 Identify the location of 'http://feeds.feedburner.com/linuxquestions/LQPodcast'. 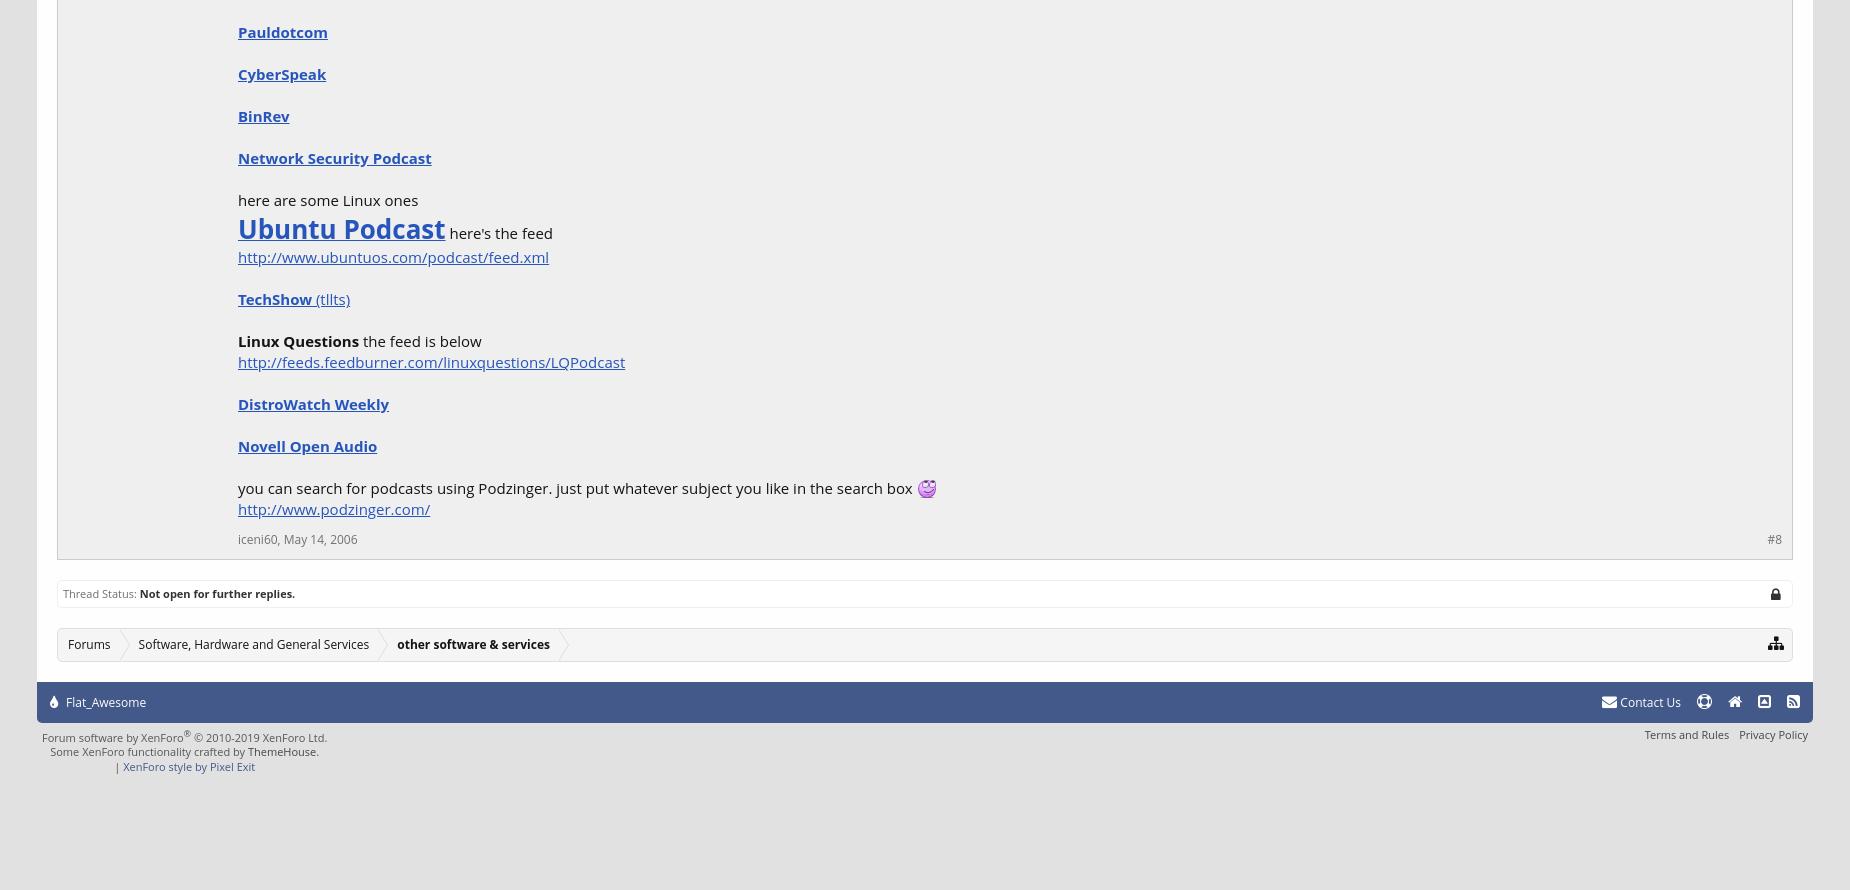
(430, 361).